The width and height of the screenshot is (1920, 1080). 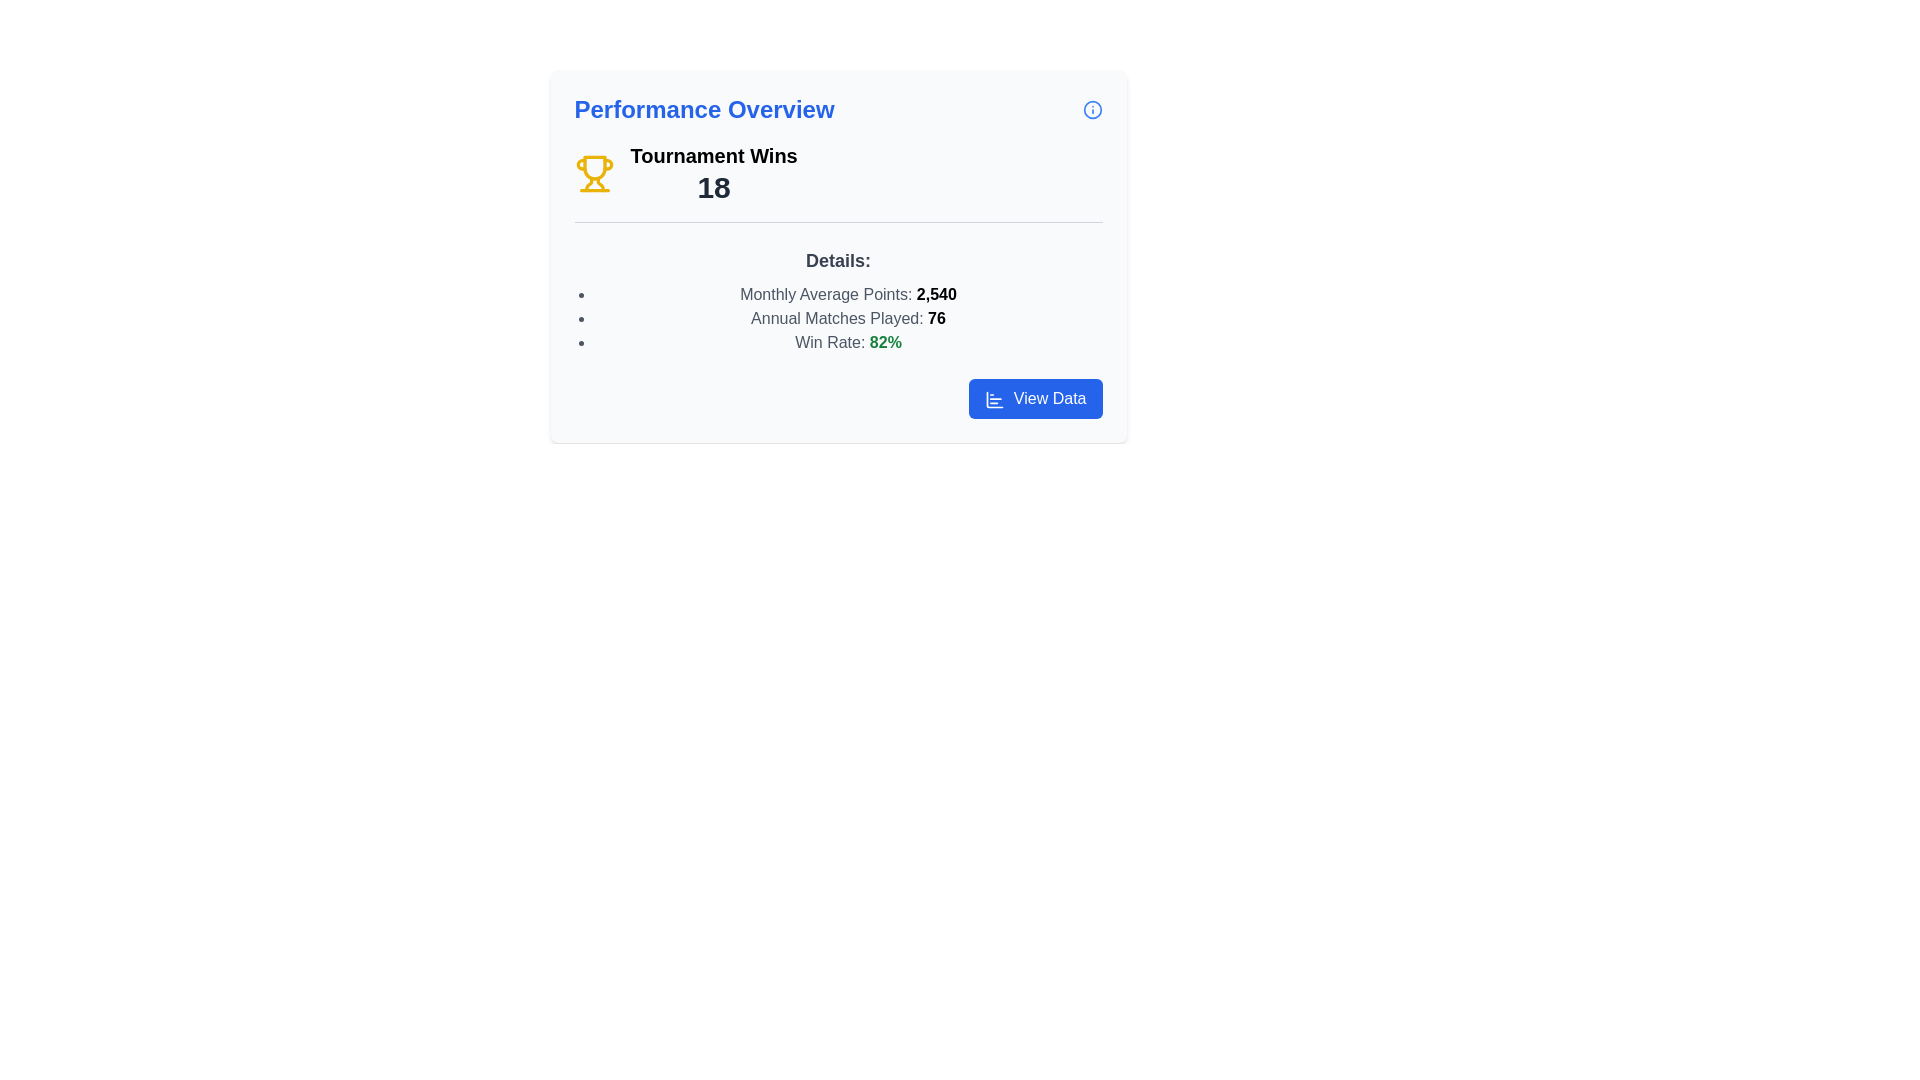 I want to click on the bar chart icon located within the 'View Data' button at the bottom-right corner of the card by clicking on it, so click(x=995, y=399).